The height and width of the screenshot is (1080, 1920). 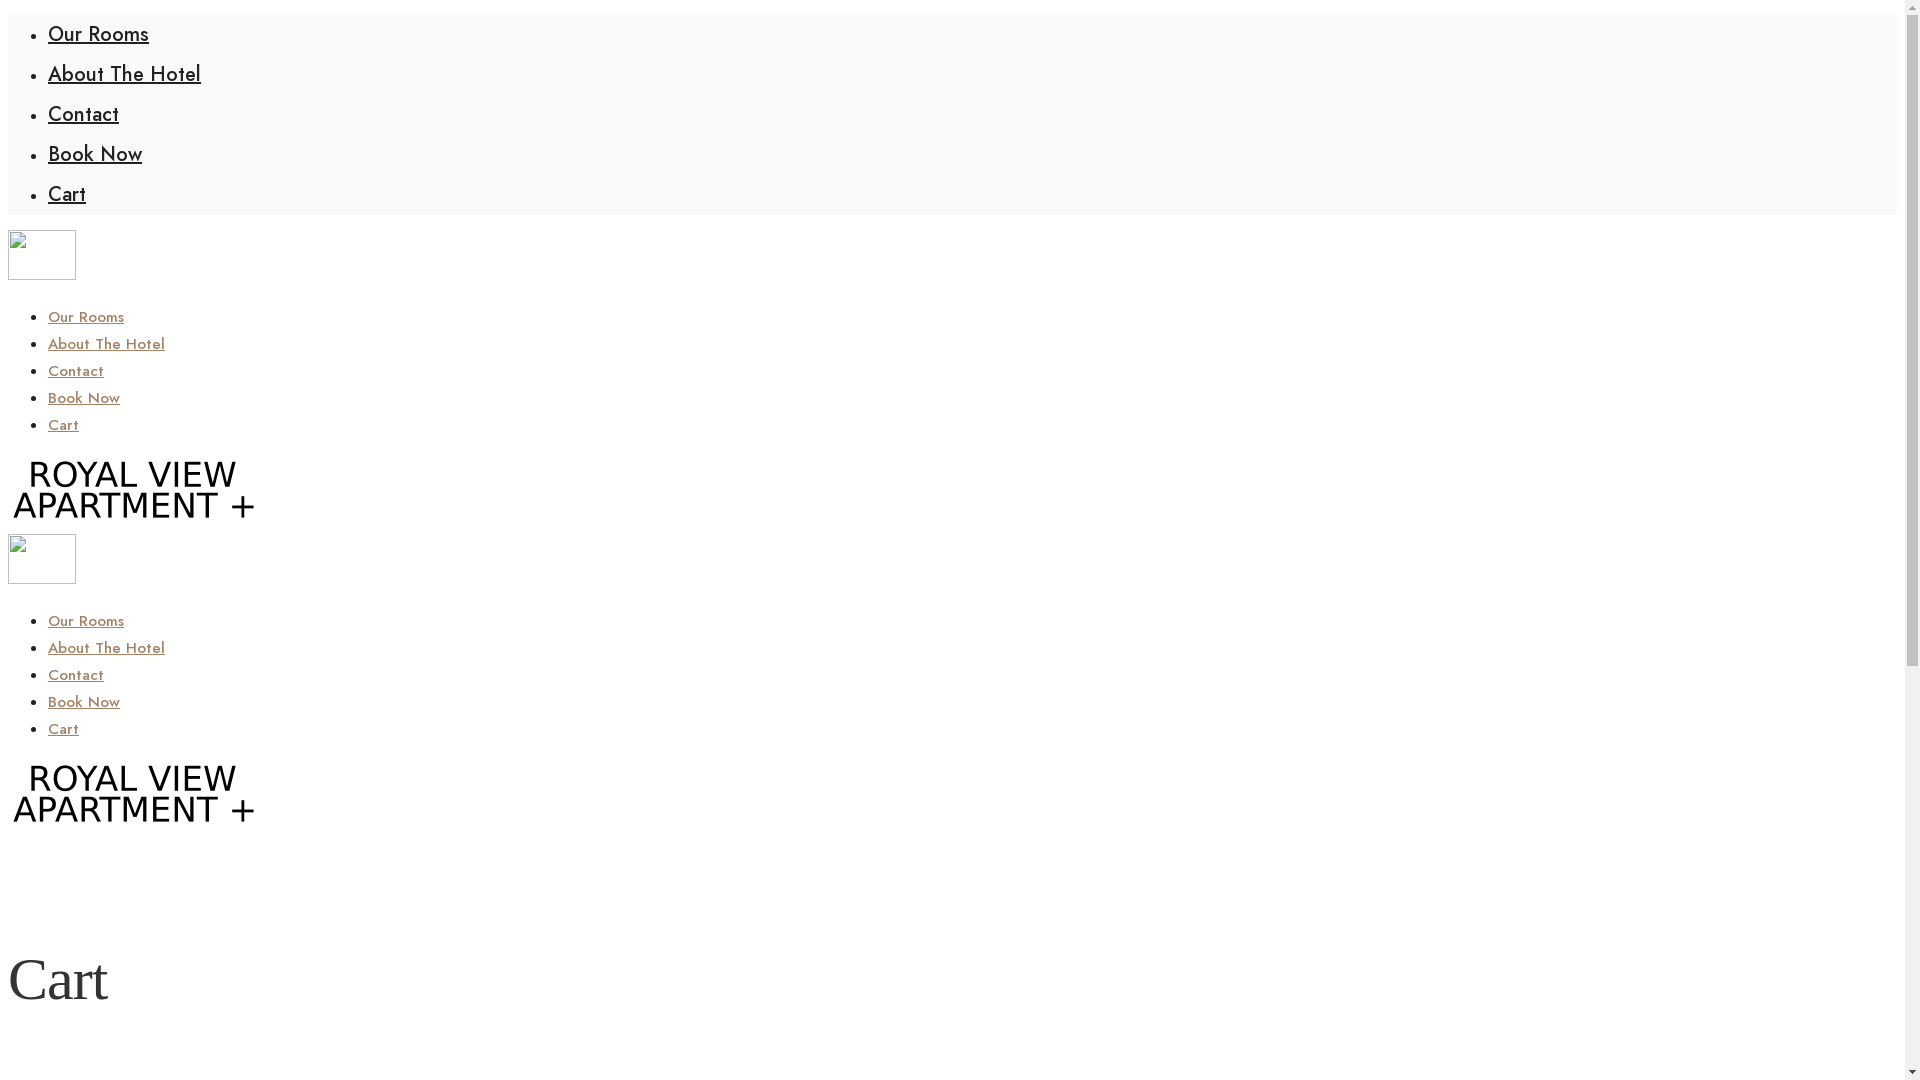 I want to click on 'Contact', so click(x=76, y=675).